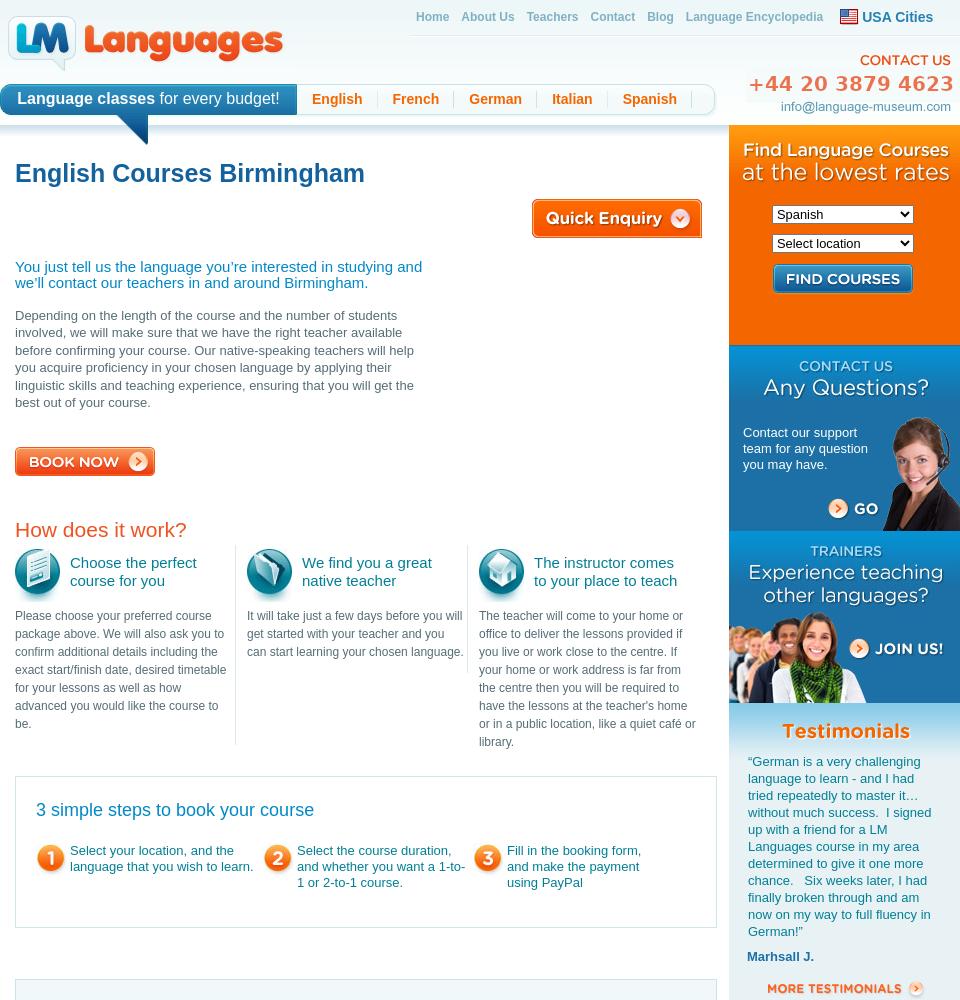 The image size is (960, 1000). What do you see at coordinates (587, 678) in the screenshot?
I see `'The teacher will come to your home or office to deliver the
					lessons provided if you live or work close to the centre. If your home
					or work address is far from the centre then you will be required to have
					the lessons at the teacher's home or in a public location, like a quiet
					café or library.'` at bounding box center [587, 678].